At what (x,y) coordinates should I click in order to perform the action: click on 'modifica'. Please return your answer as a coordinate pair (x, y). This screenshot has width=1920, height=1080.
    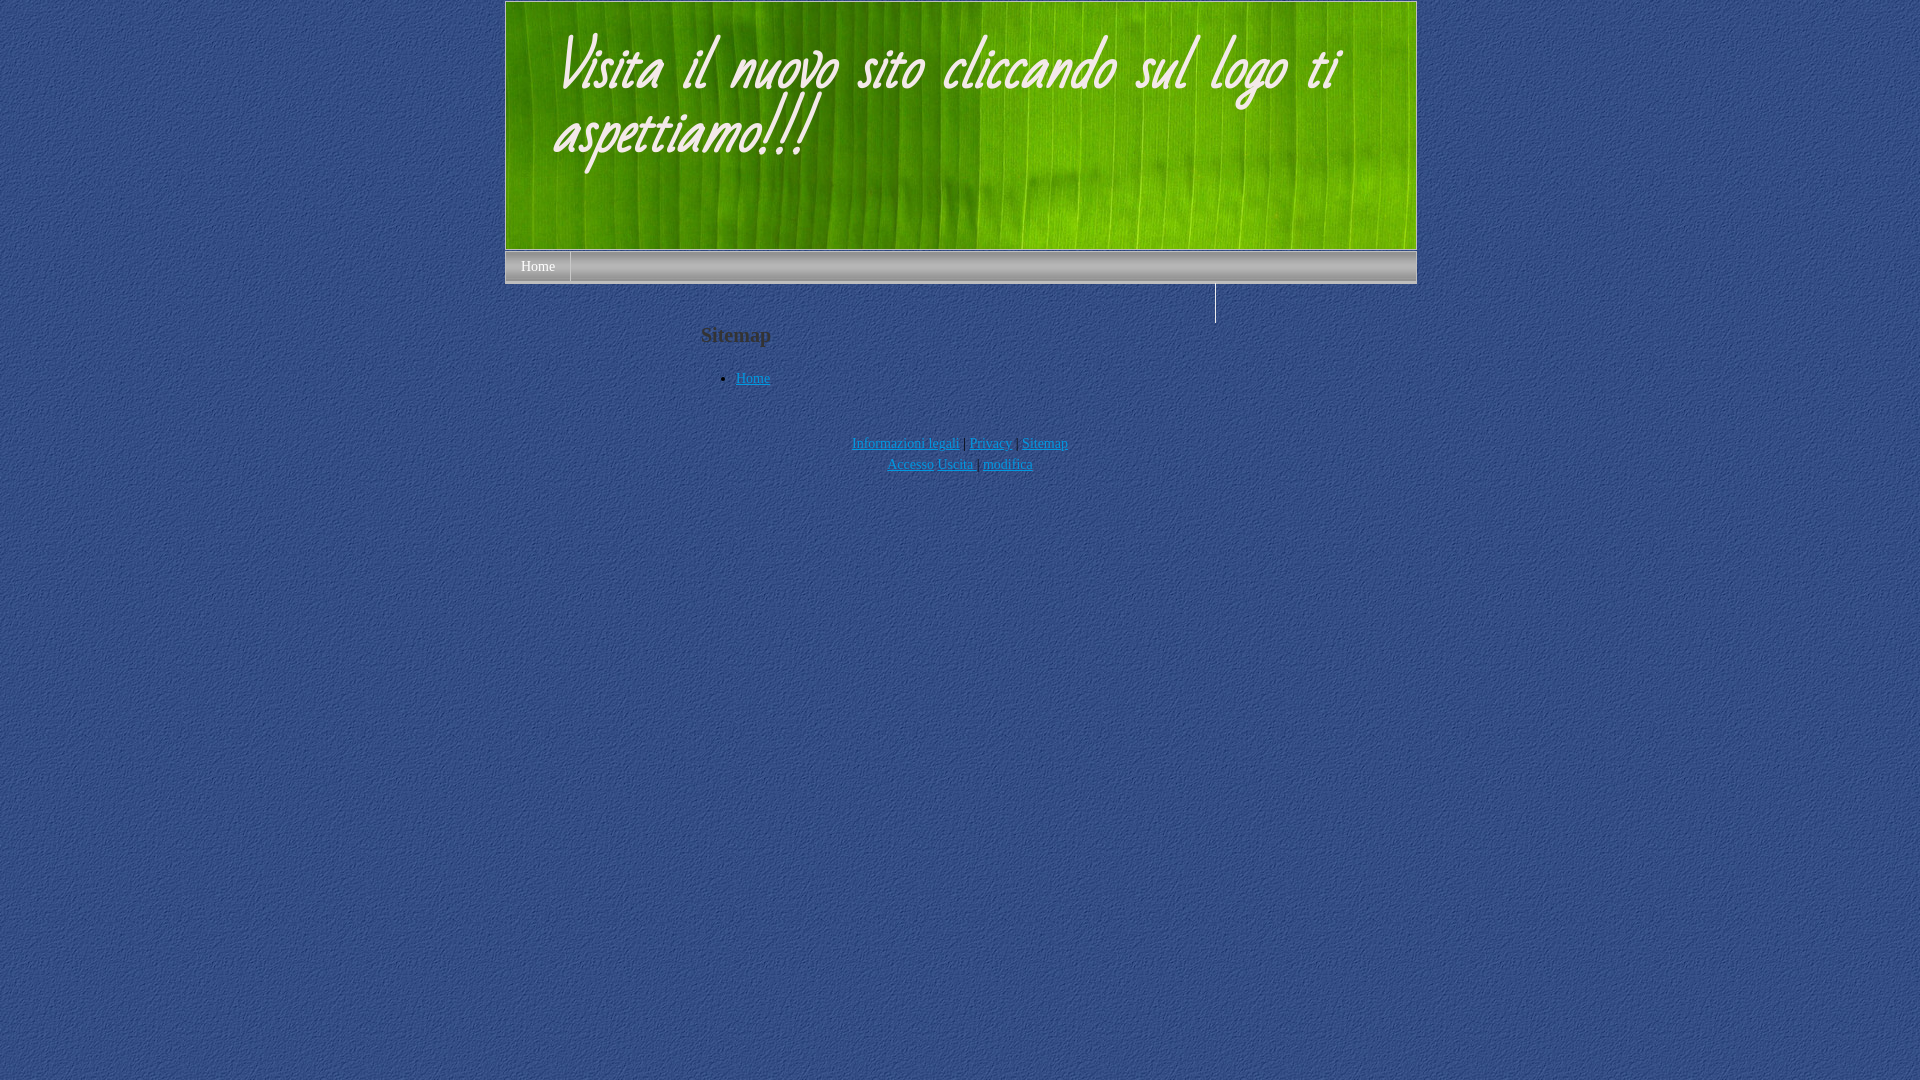
    Looking at the image, I should click on (1008, 464).